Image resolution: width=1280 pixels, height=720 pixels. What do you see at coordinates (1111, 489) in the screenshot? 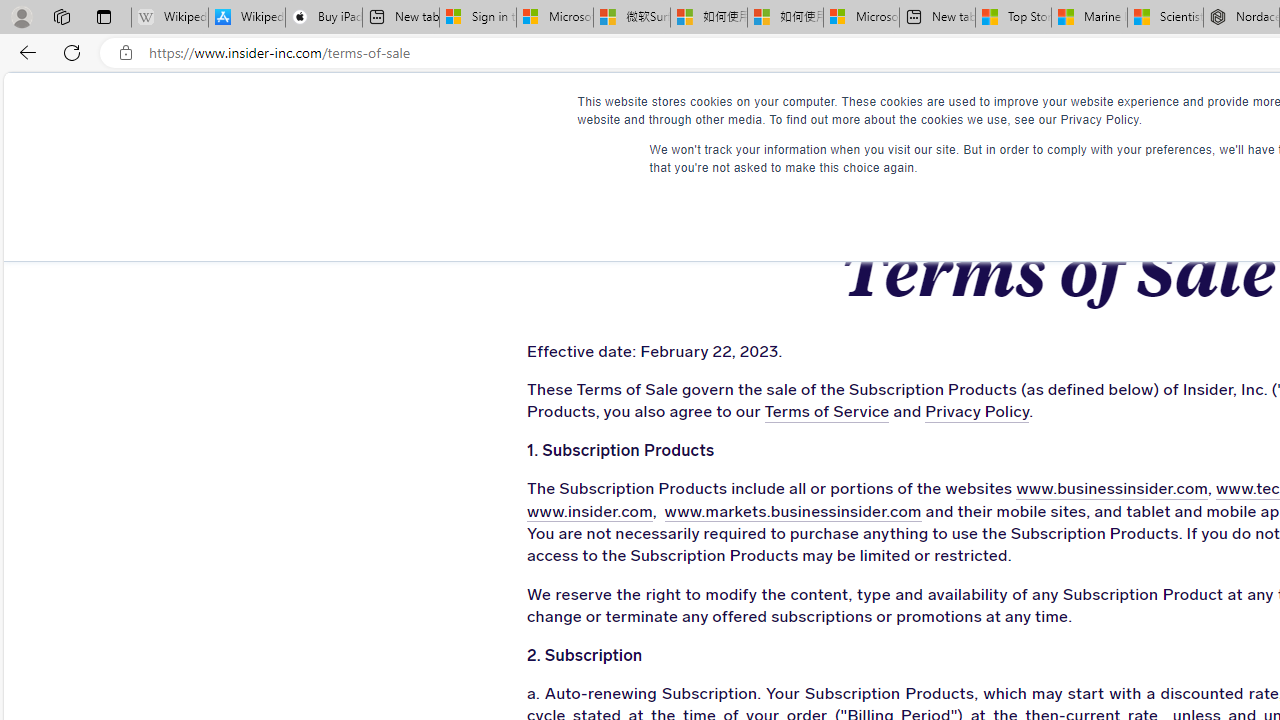
I see `'www.businessinsider.com'` at bounding box center [1111, 489].